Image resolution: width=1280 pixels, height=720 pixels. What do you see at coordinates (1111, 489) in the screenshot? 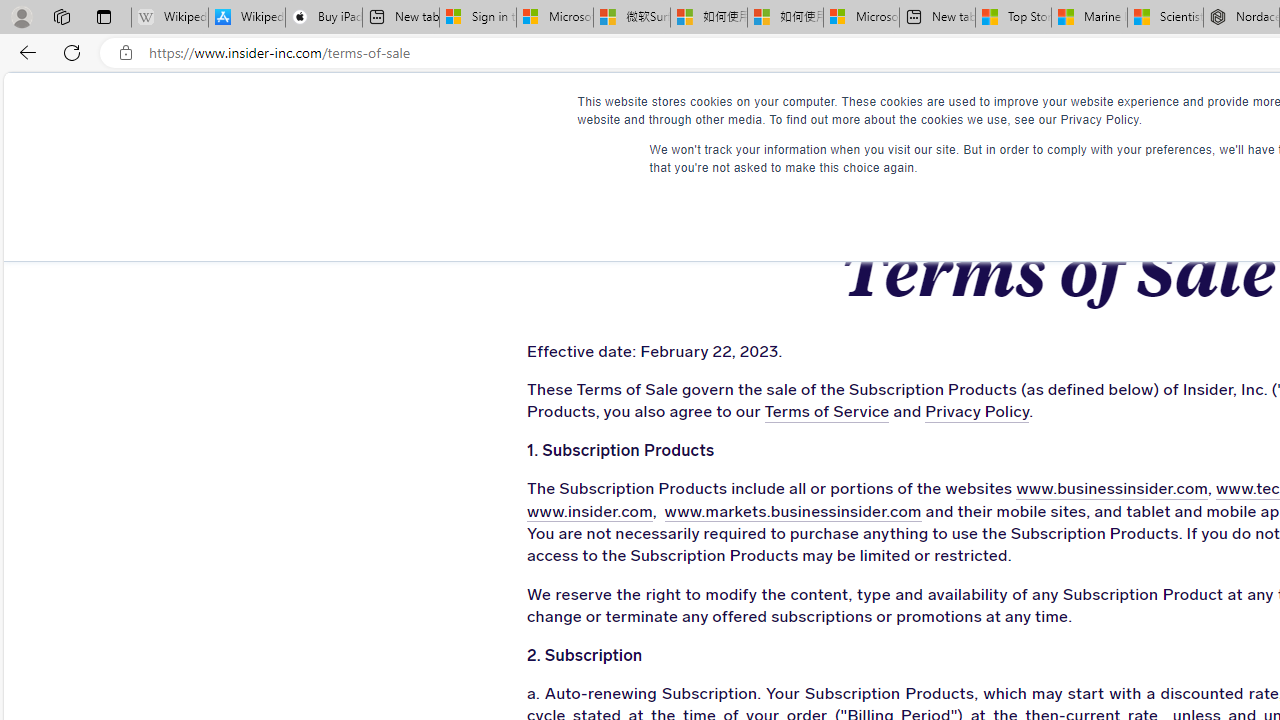
I see `'www.businessinsider.com'` at bounding box center [1111, 489].